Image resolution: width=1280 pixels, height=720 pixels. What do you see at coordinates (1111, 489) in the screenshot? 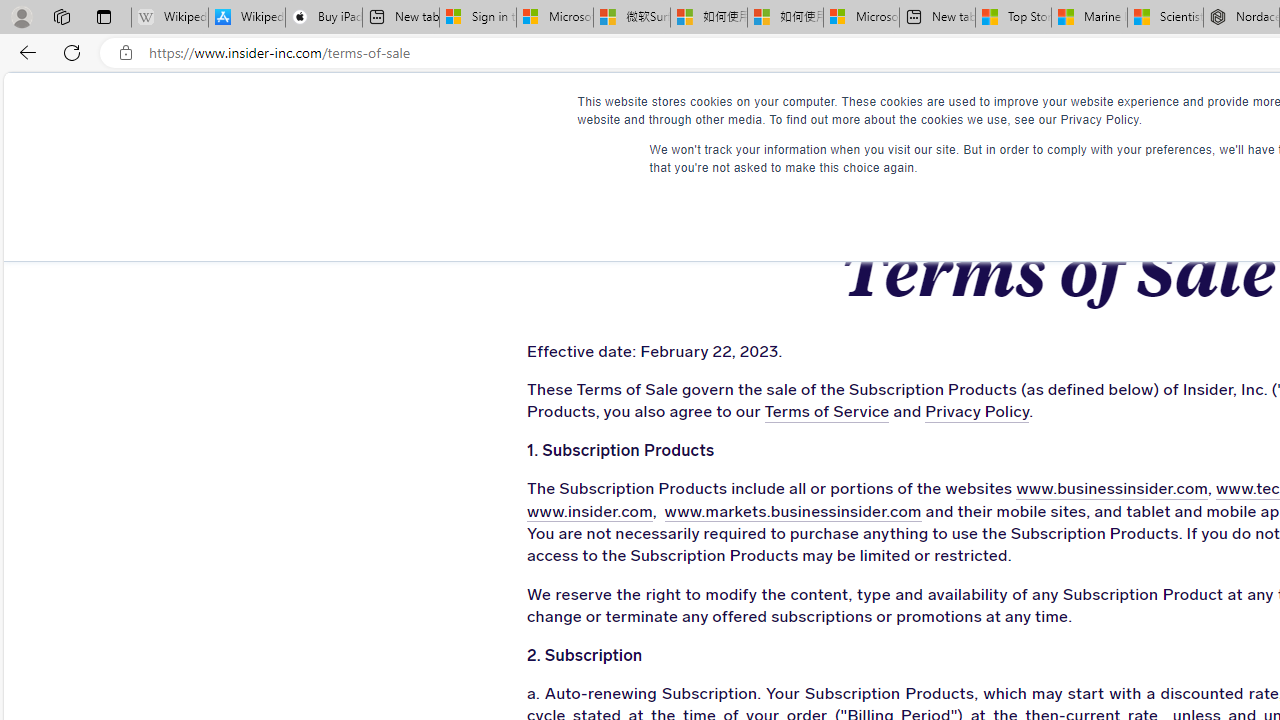
I see `'www.businessinsider.com'` at bounding box center [1111, 489].